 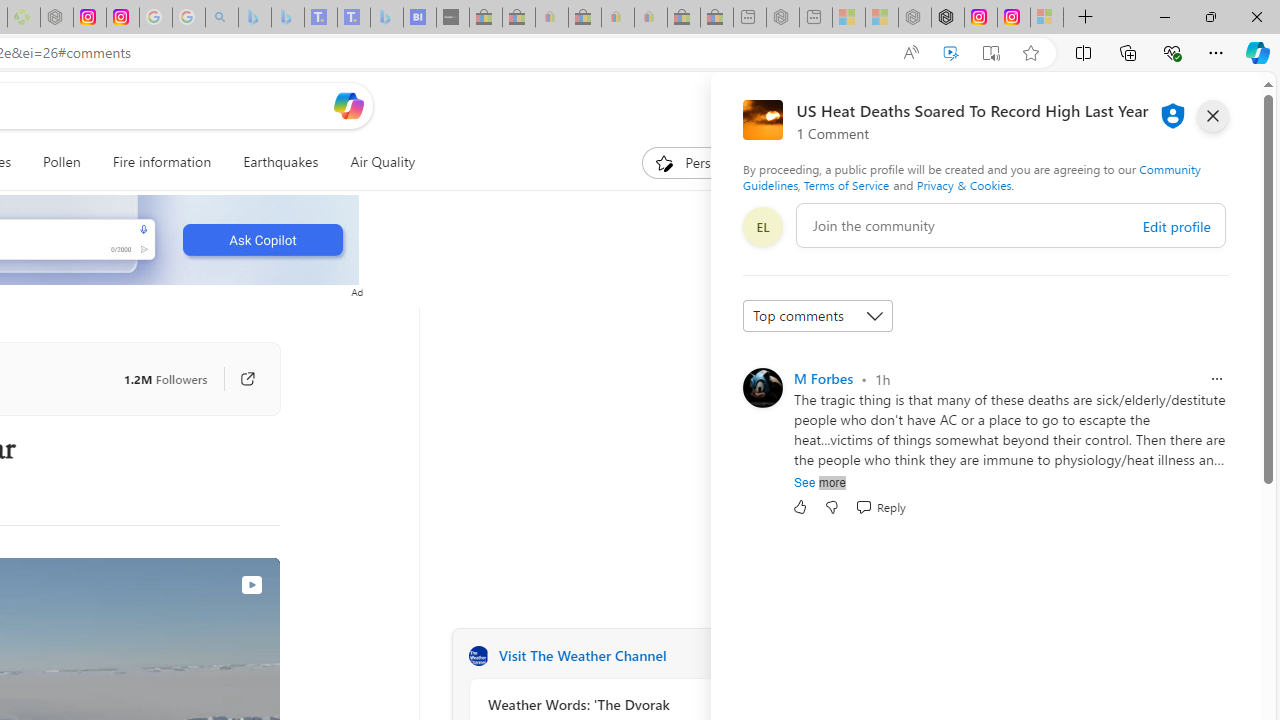 What do you see at coordinates (650, 17) in the screenshot?
I see `'Payments Terms of Use | eBay.com - Sleeping'` at bounding box center [650, 17].